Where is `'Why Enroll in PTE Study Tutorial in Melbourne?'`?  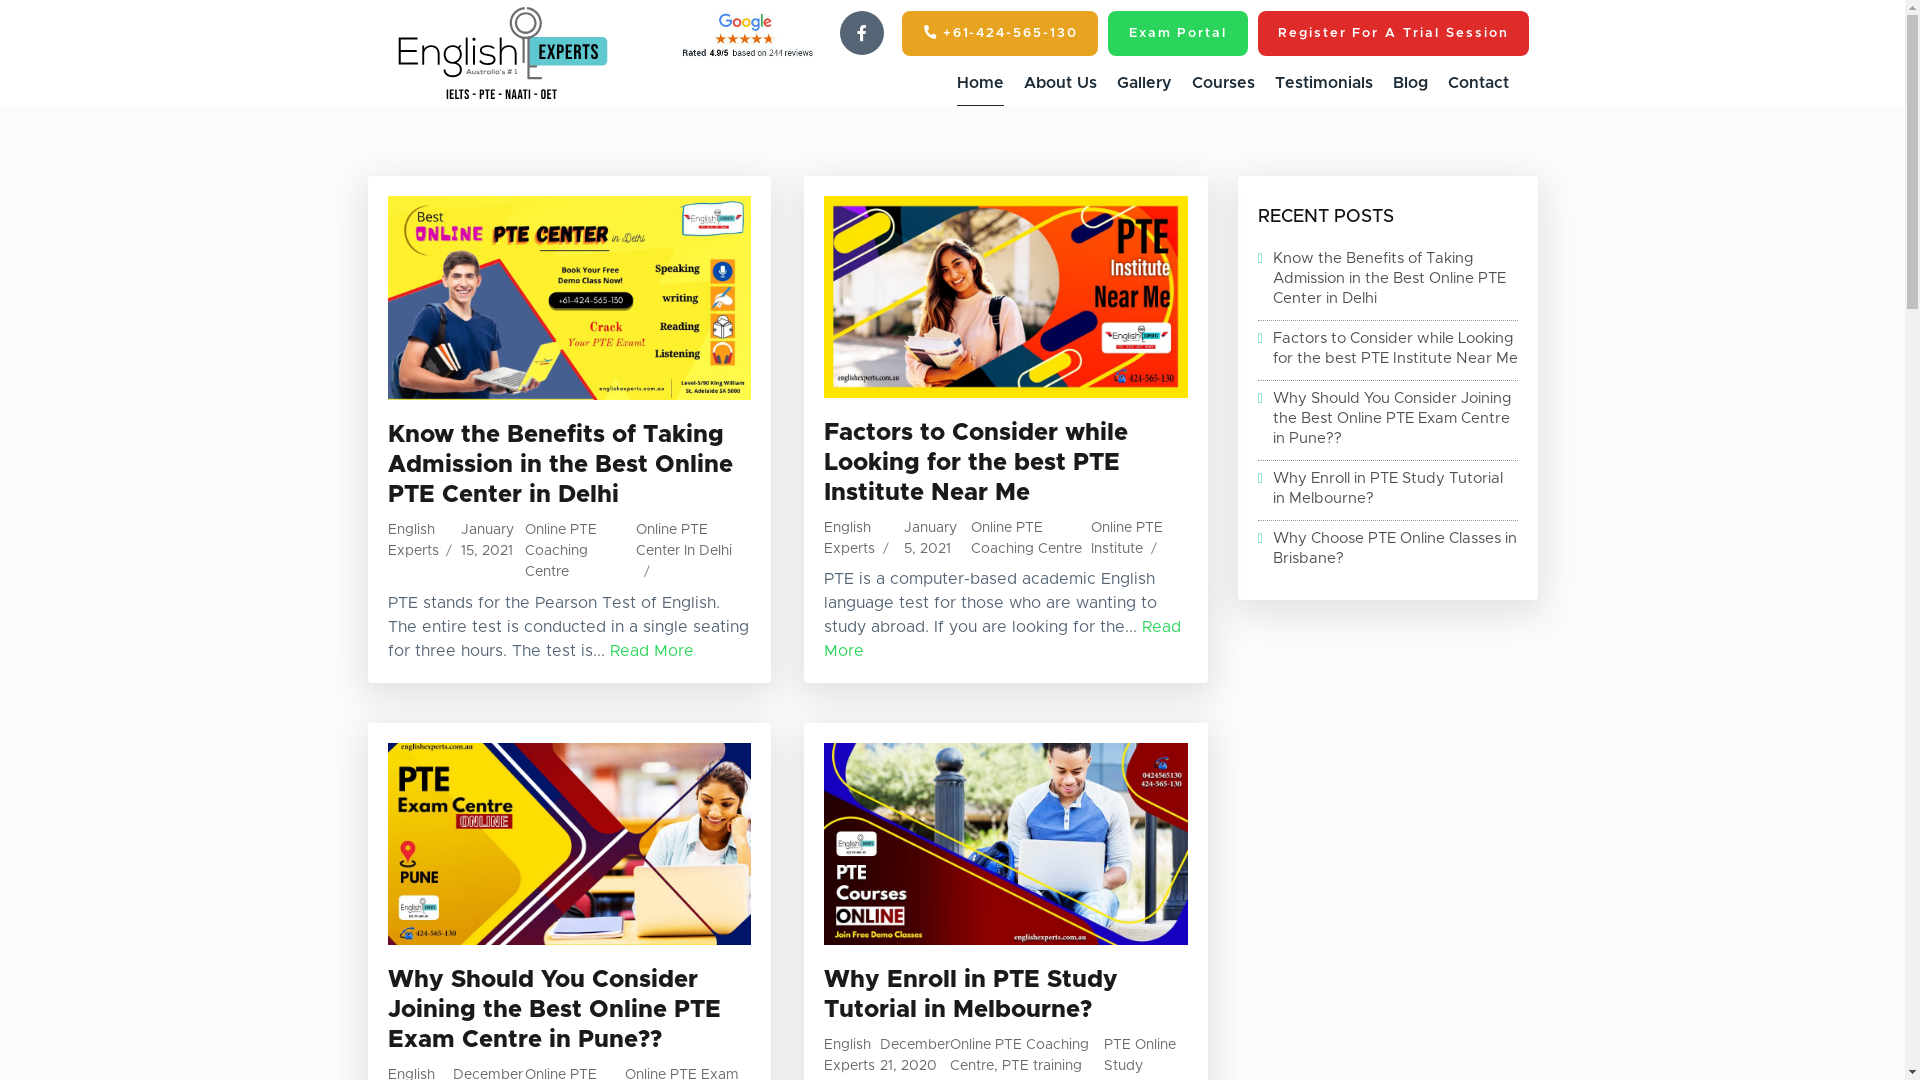
'Why Enroll in PTE Study Tutorial in Melbourne?' is located at coordinates (824, 995).